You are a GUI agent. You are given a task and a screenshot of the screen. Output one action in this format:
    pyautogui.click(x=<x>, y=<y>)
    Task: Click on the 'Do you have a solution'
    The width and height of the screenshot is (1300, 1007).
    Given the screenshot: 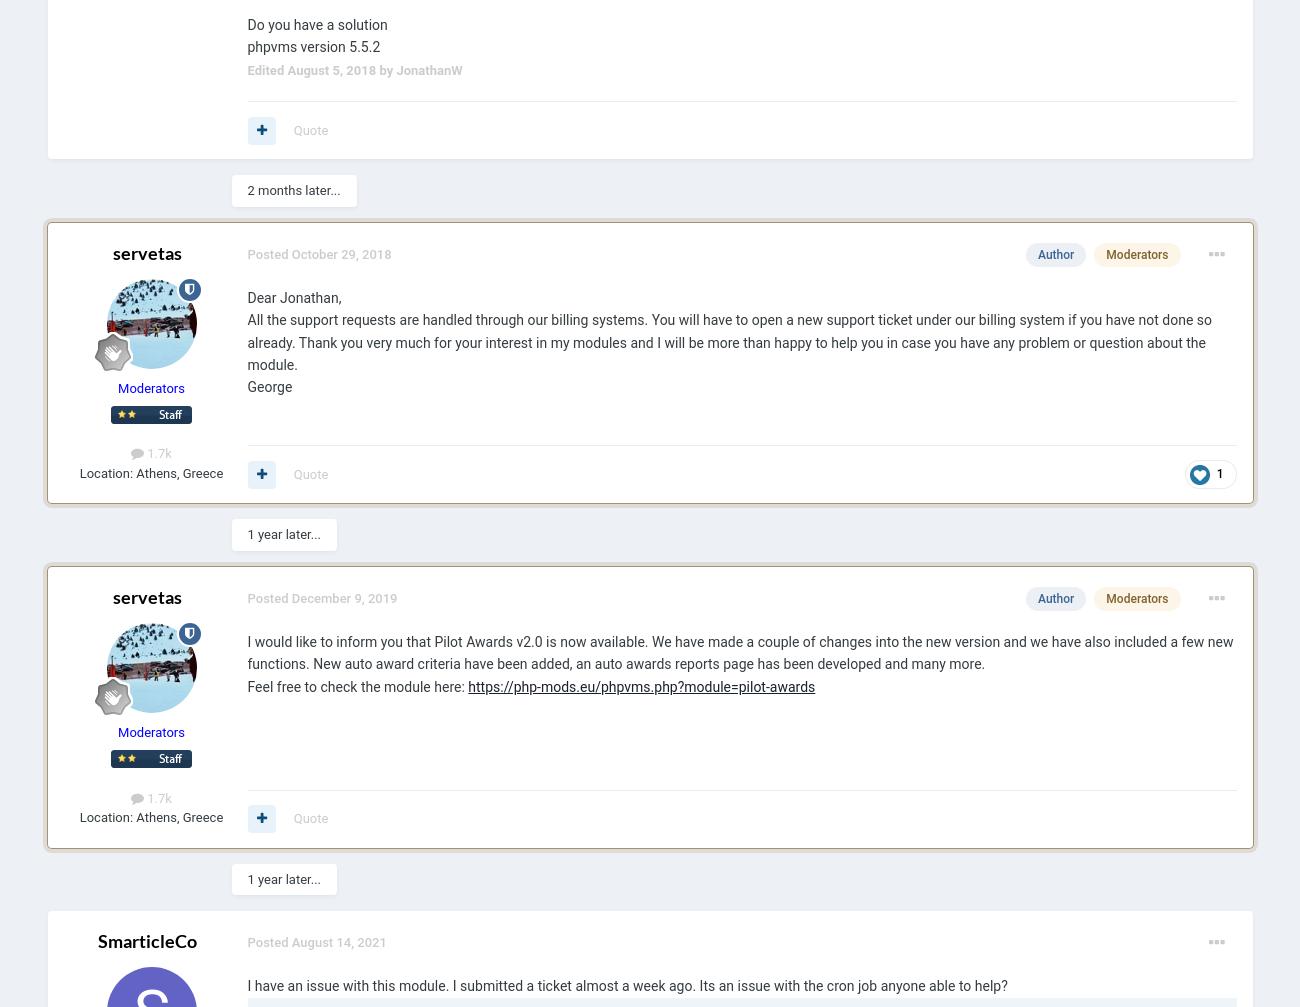 What is the action you would take?
    pyautogui.click(x=316, y=23)
    